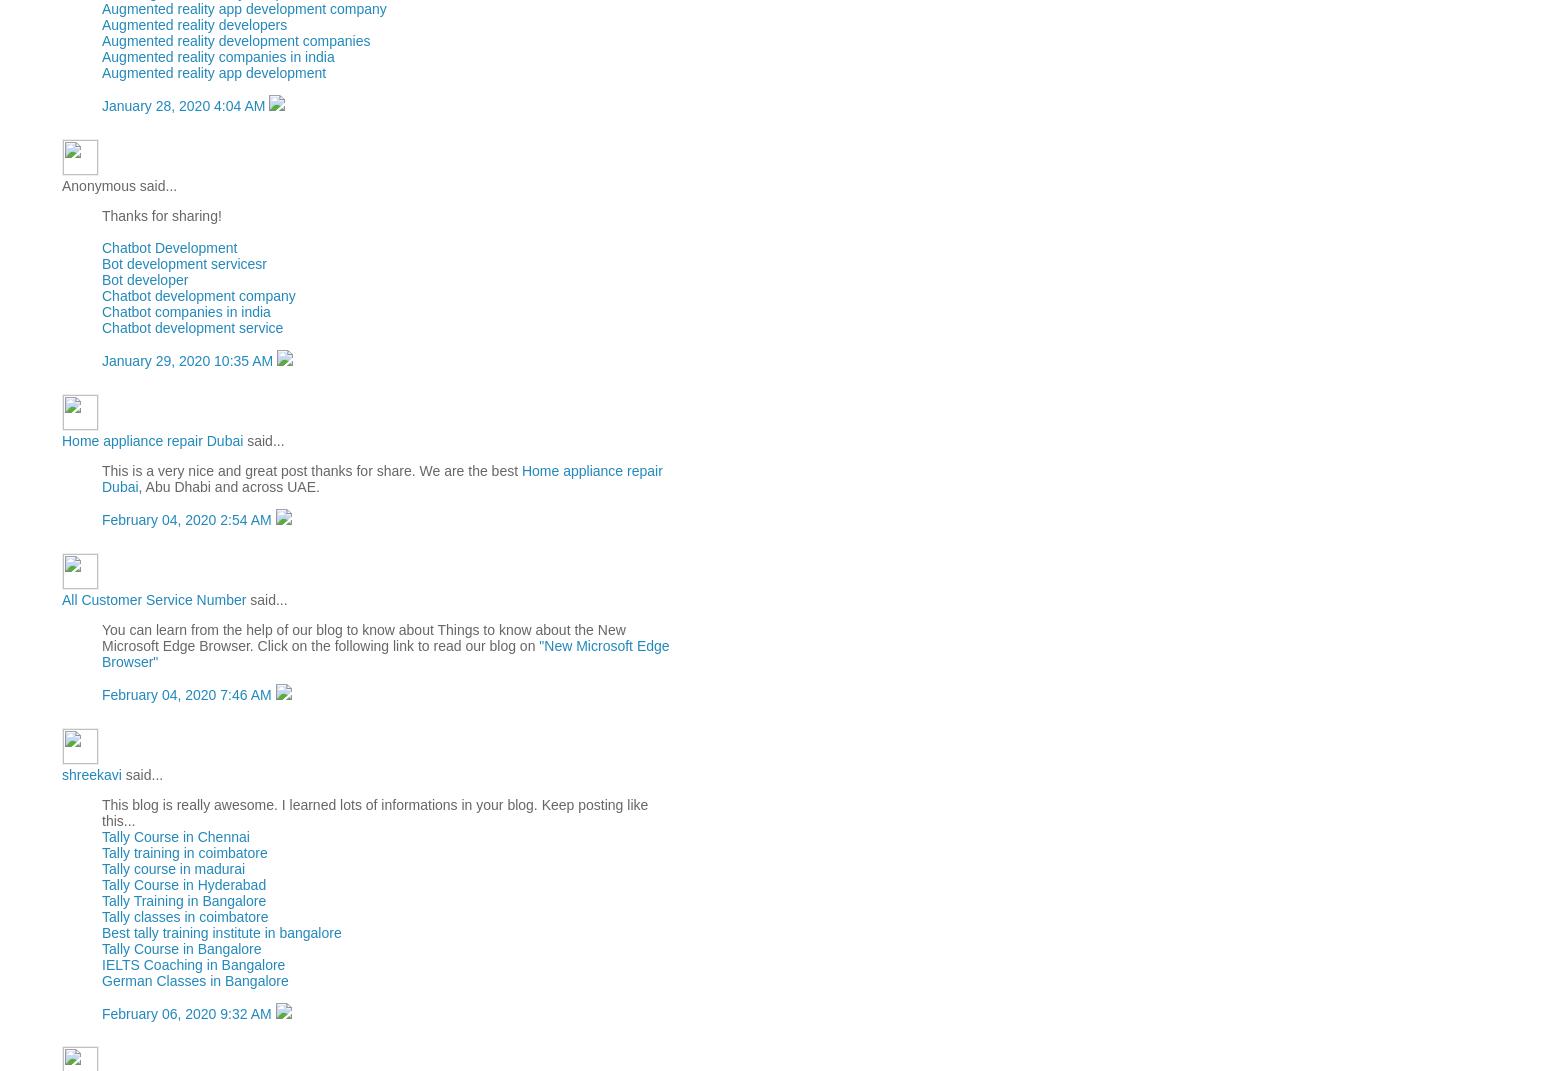 This screenshot has width=1545, height=1071. I want to click on 'Best tally training institute in bangalore', so click(100, 930).